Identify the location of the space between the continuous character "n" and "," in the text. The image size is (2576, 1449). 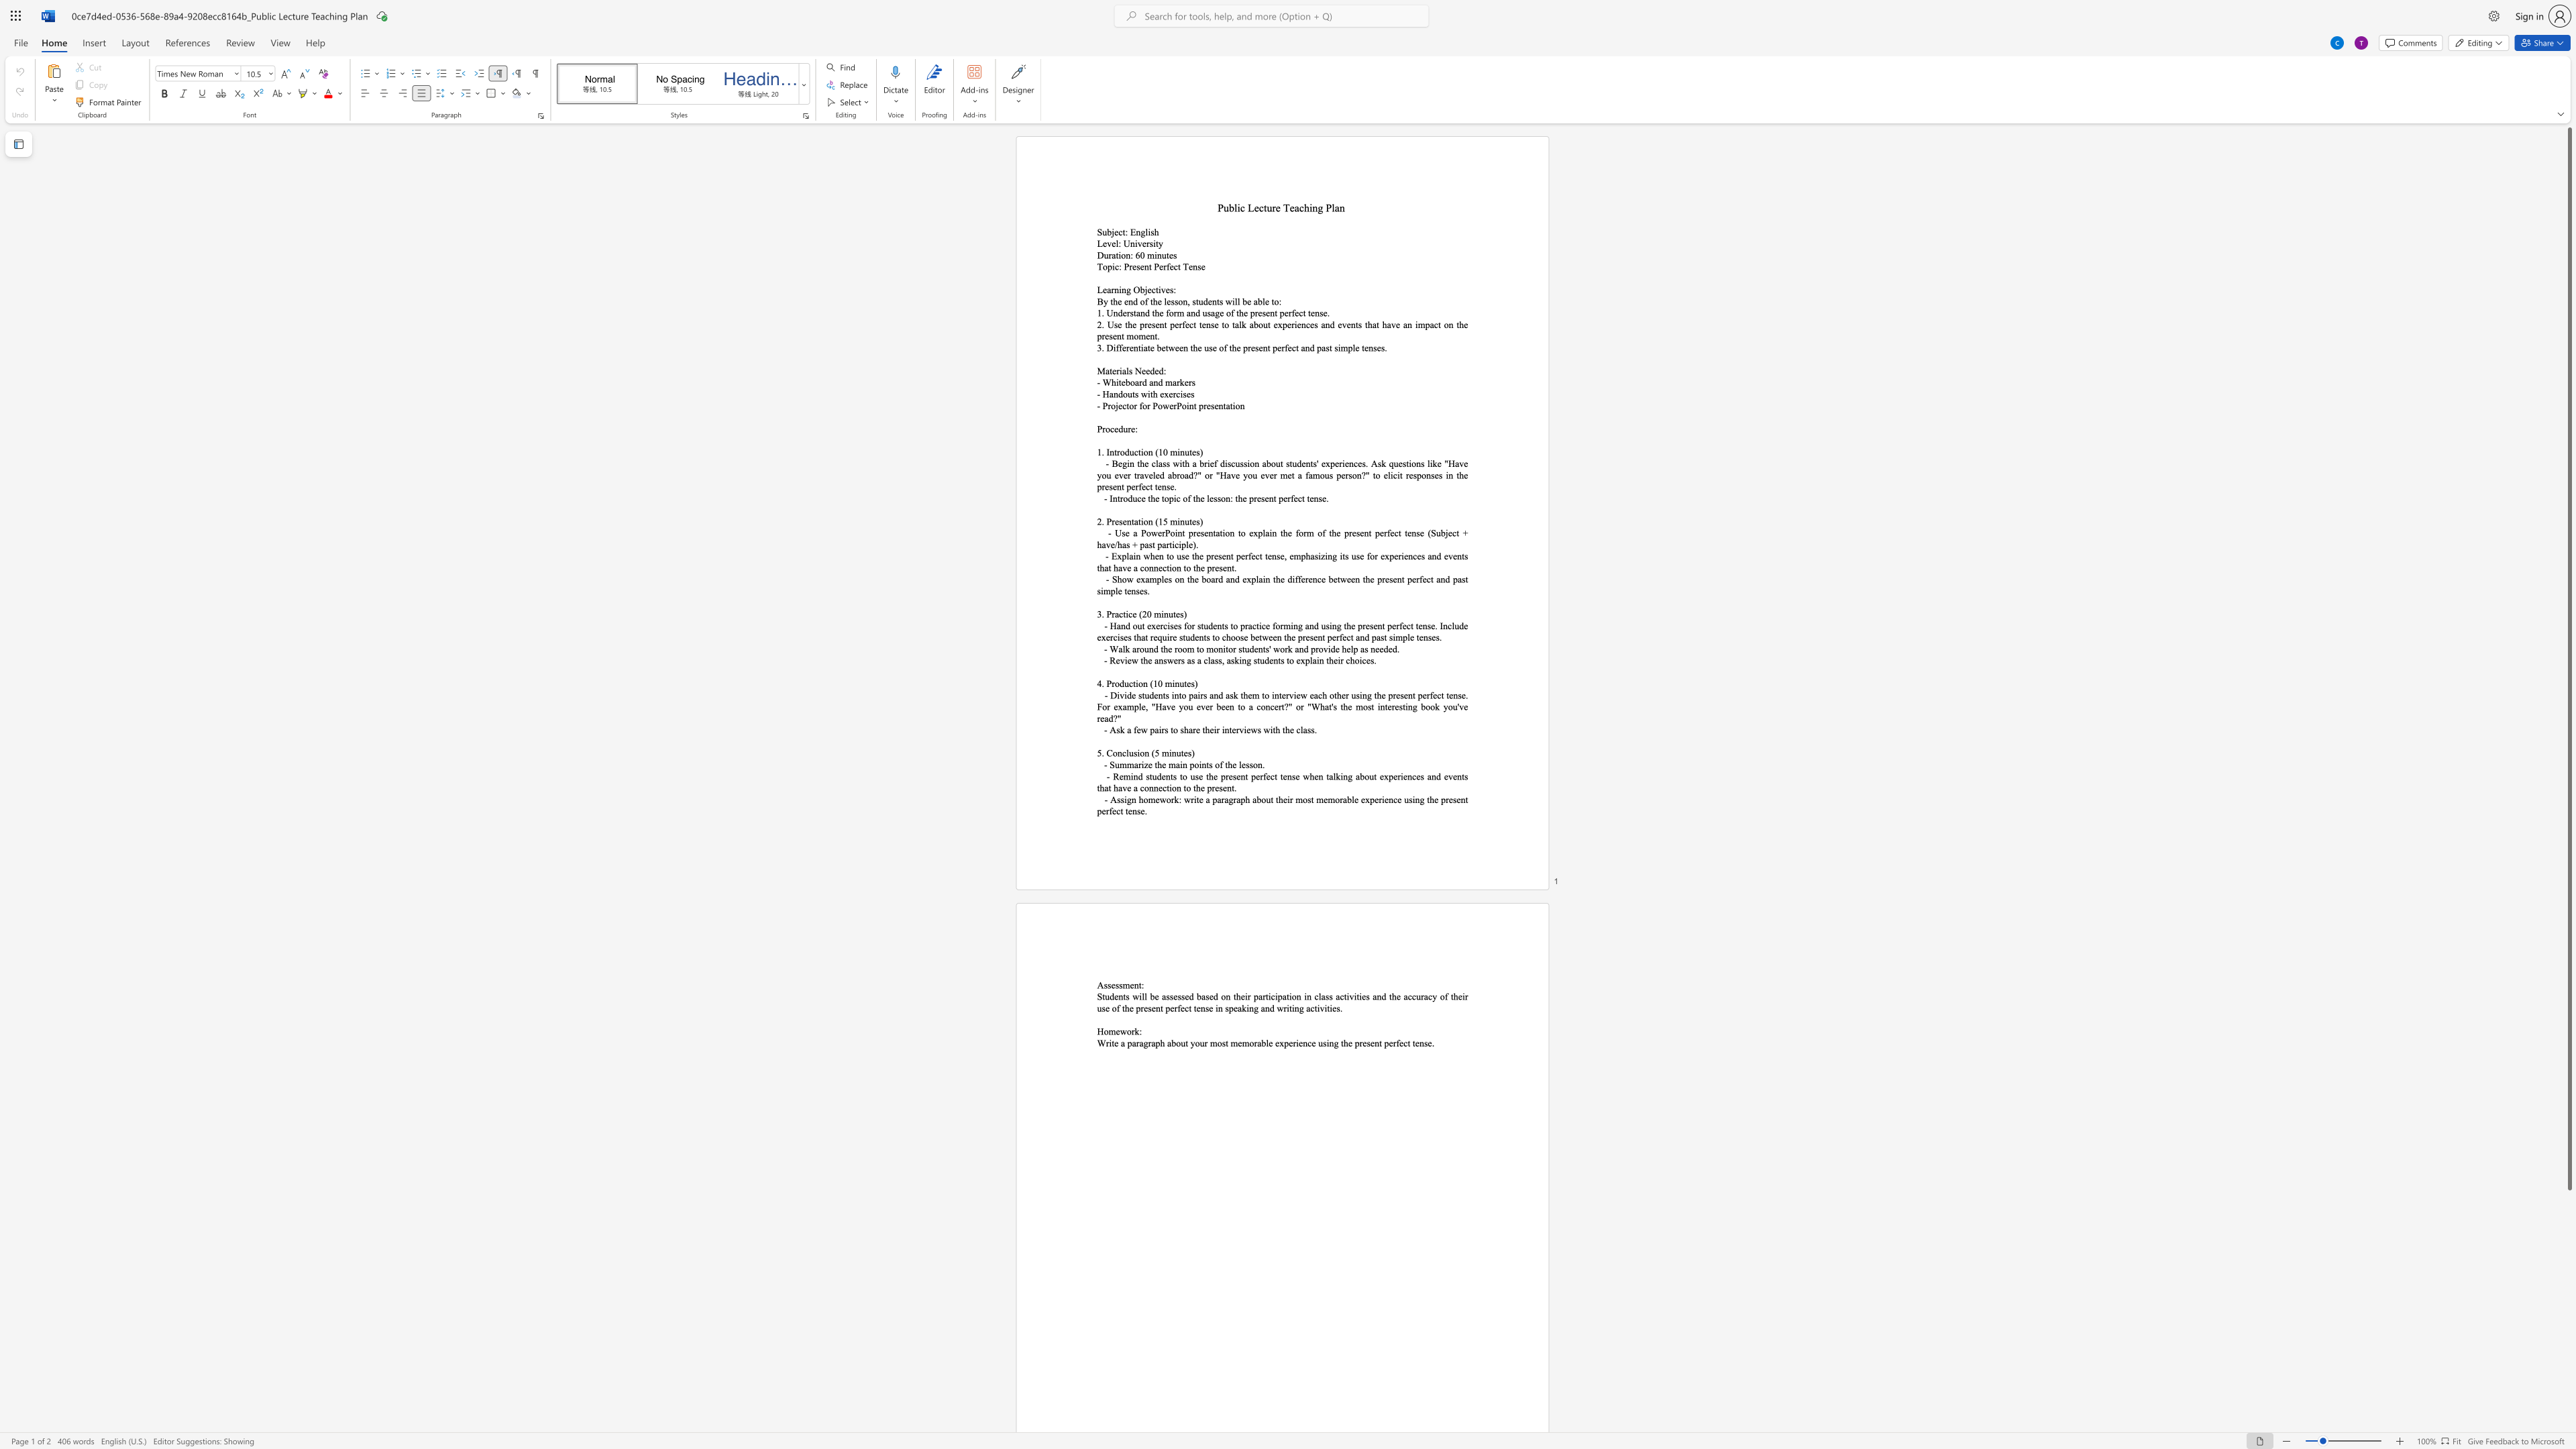
(1187, 301).